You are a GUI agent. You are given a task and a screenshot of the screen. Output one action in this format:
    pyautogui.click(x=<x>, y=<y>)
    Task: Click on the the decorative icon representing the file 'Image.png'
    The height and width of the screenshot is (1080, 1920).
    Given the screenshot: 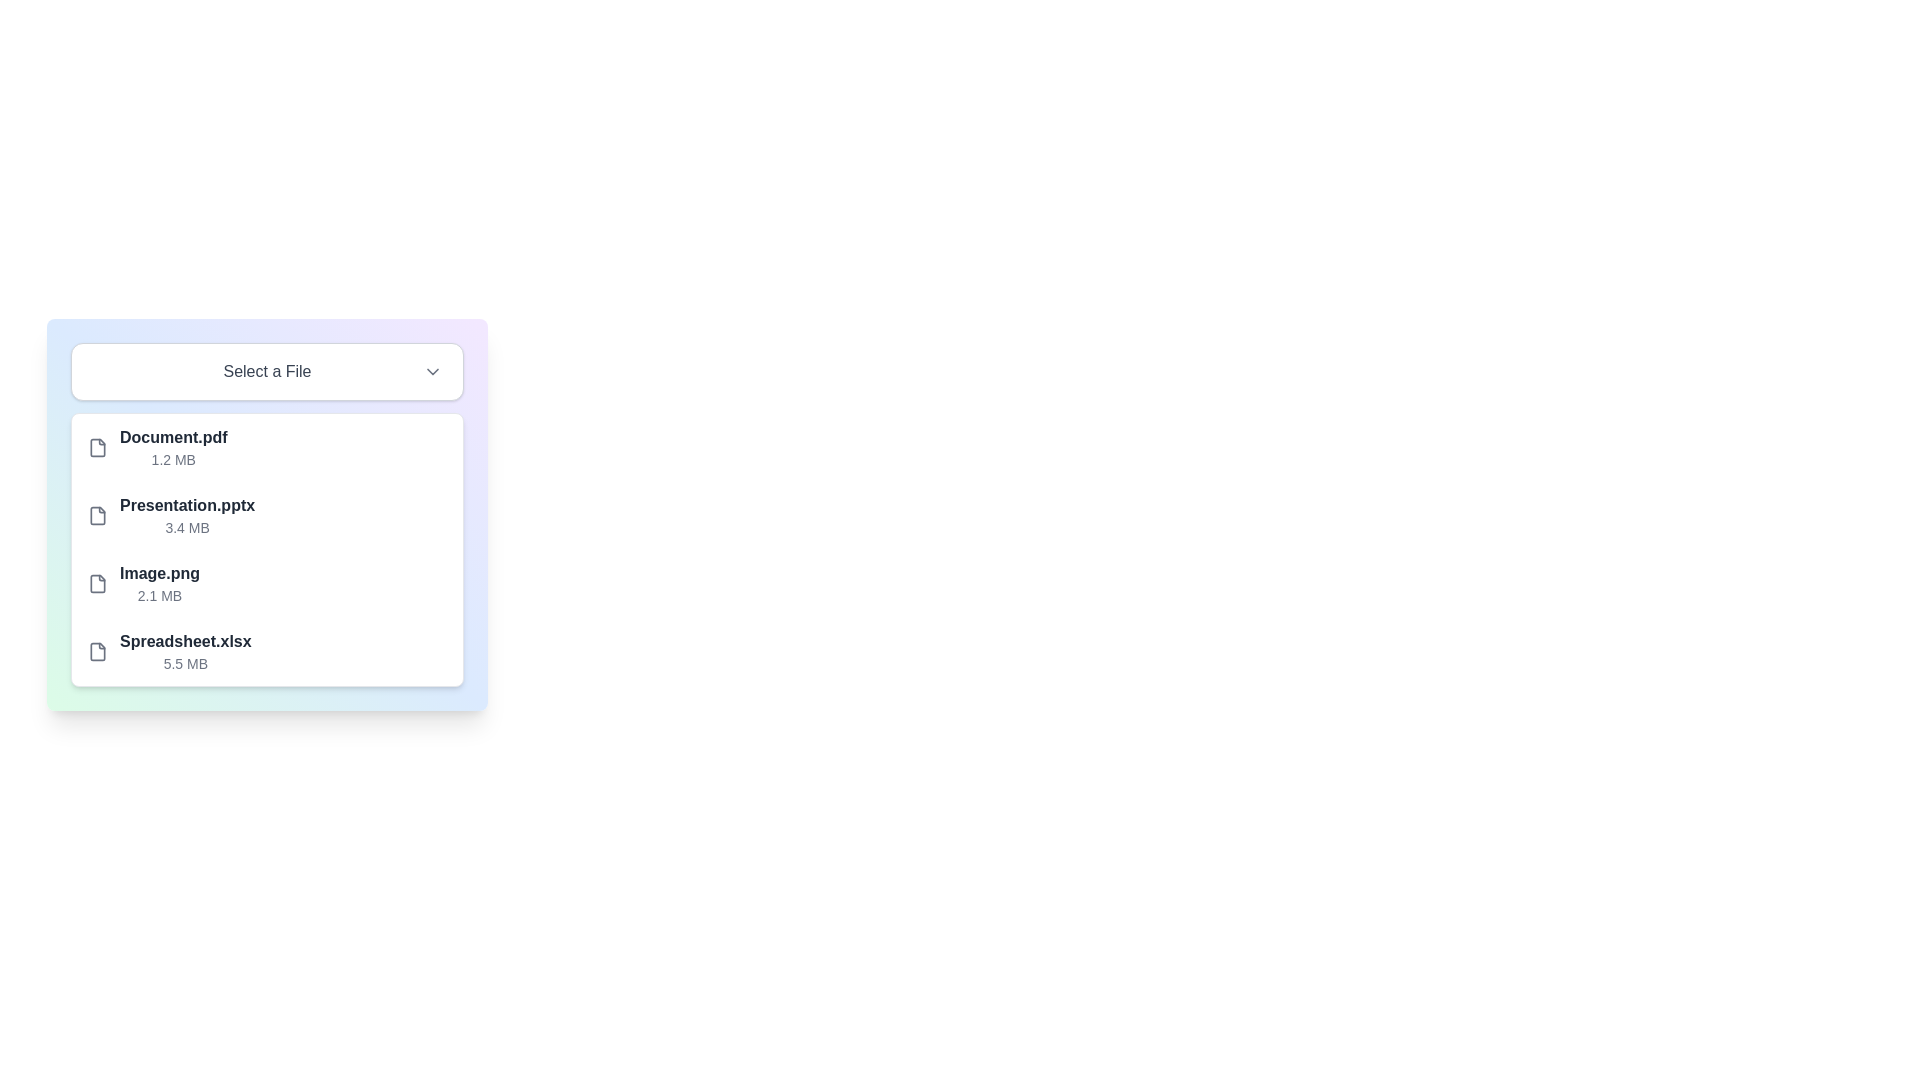 What is the action you would take?
    pyautogui.click(x=96, y=583)
    